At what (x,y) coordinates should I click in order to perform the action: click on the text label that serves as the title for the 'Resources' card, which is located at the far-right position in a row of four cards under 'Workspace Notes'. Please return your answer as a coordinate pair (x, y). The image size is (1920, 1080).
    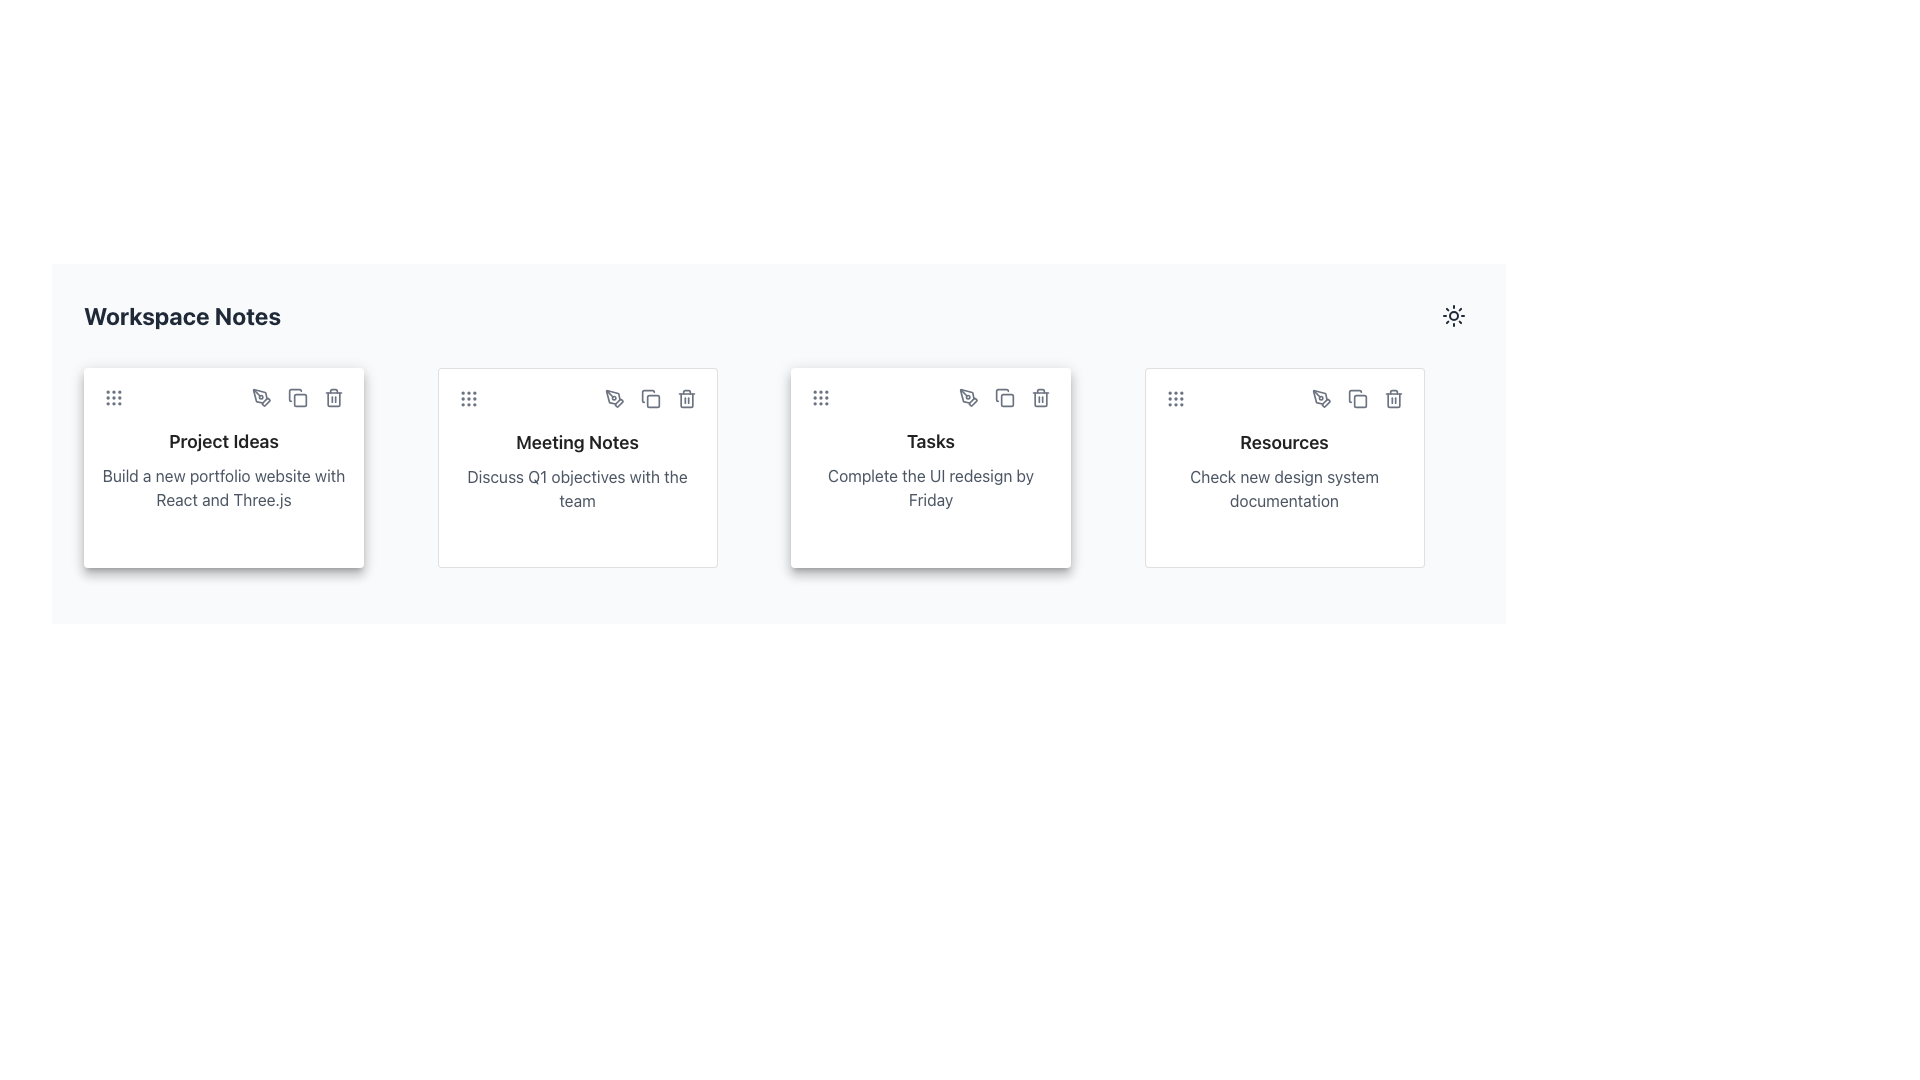
    Looking at the image, I should click on (1284, 442).